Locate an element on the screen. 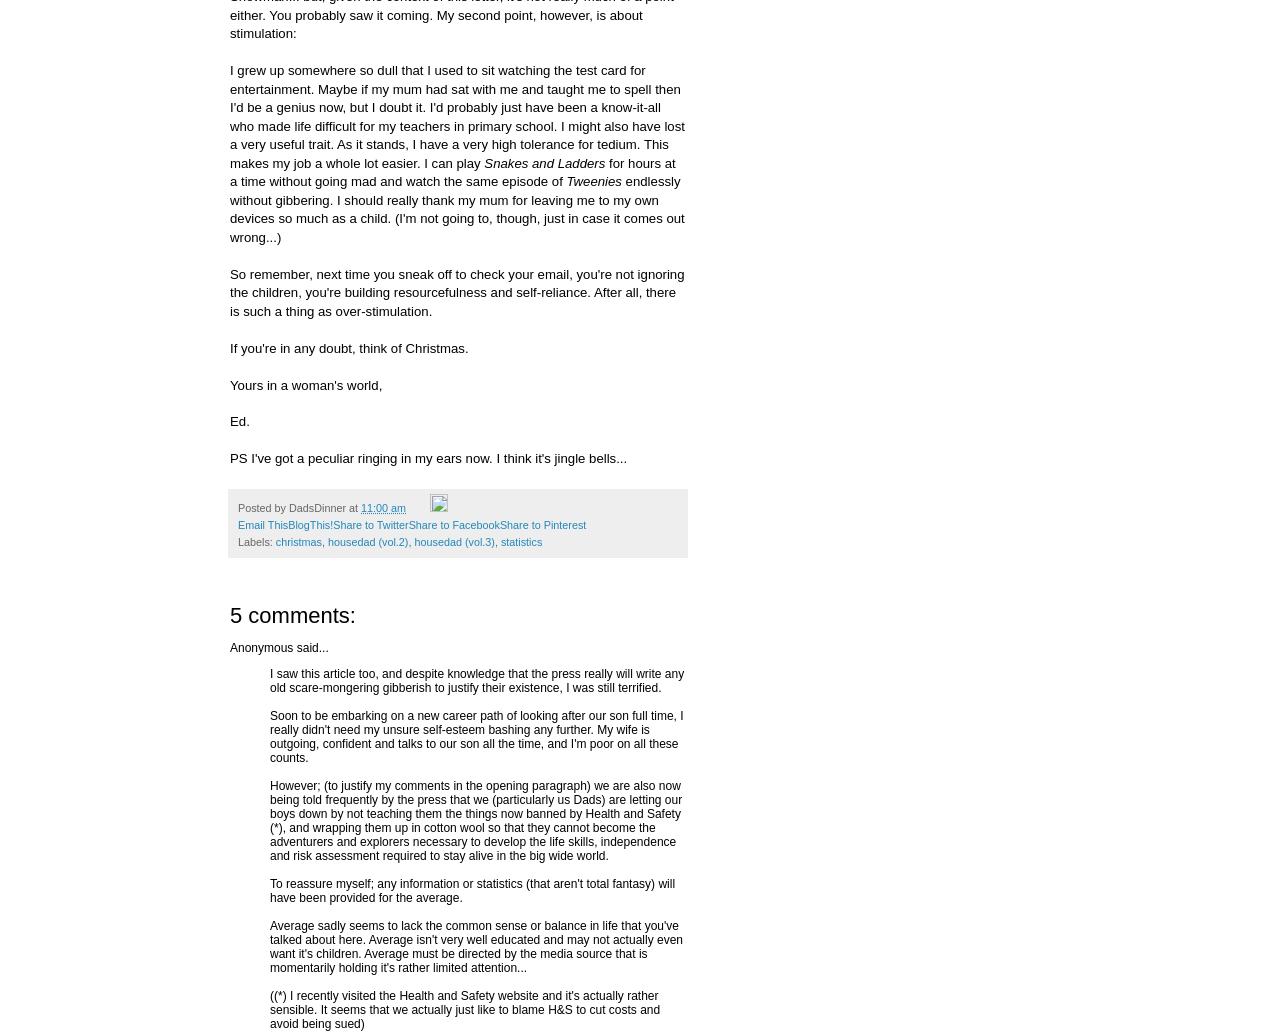 This screenshot has height=1035, width=1288. 'However; (to justify my comments in the opening paragraph) we are also now being told frequently by the press that we (particularly us Dads) are letting our boys down by not teaching them the things now banned by Health and Safety (*), and wrapping them up in cotton wool so that they cannot become the adventurers and explorers necessary to develop the life skills, independence and risk assessment required to stay alive in the big wide world.' is located at coordinates (475, 819).